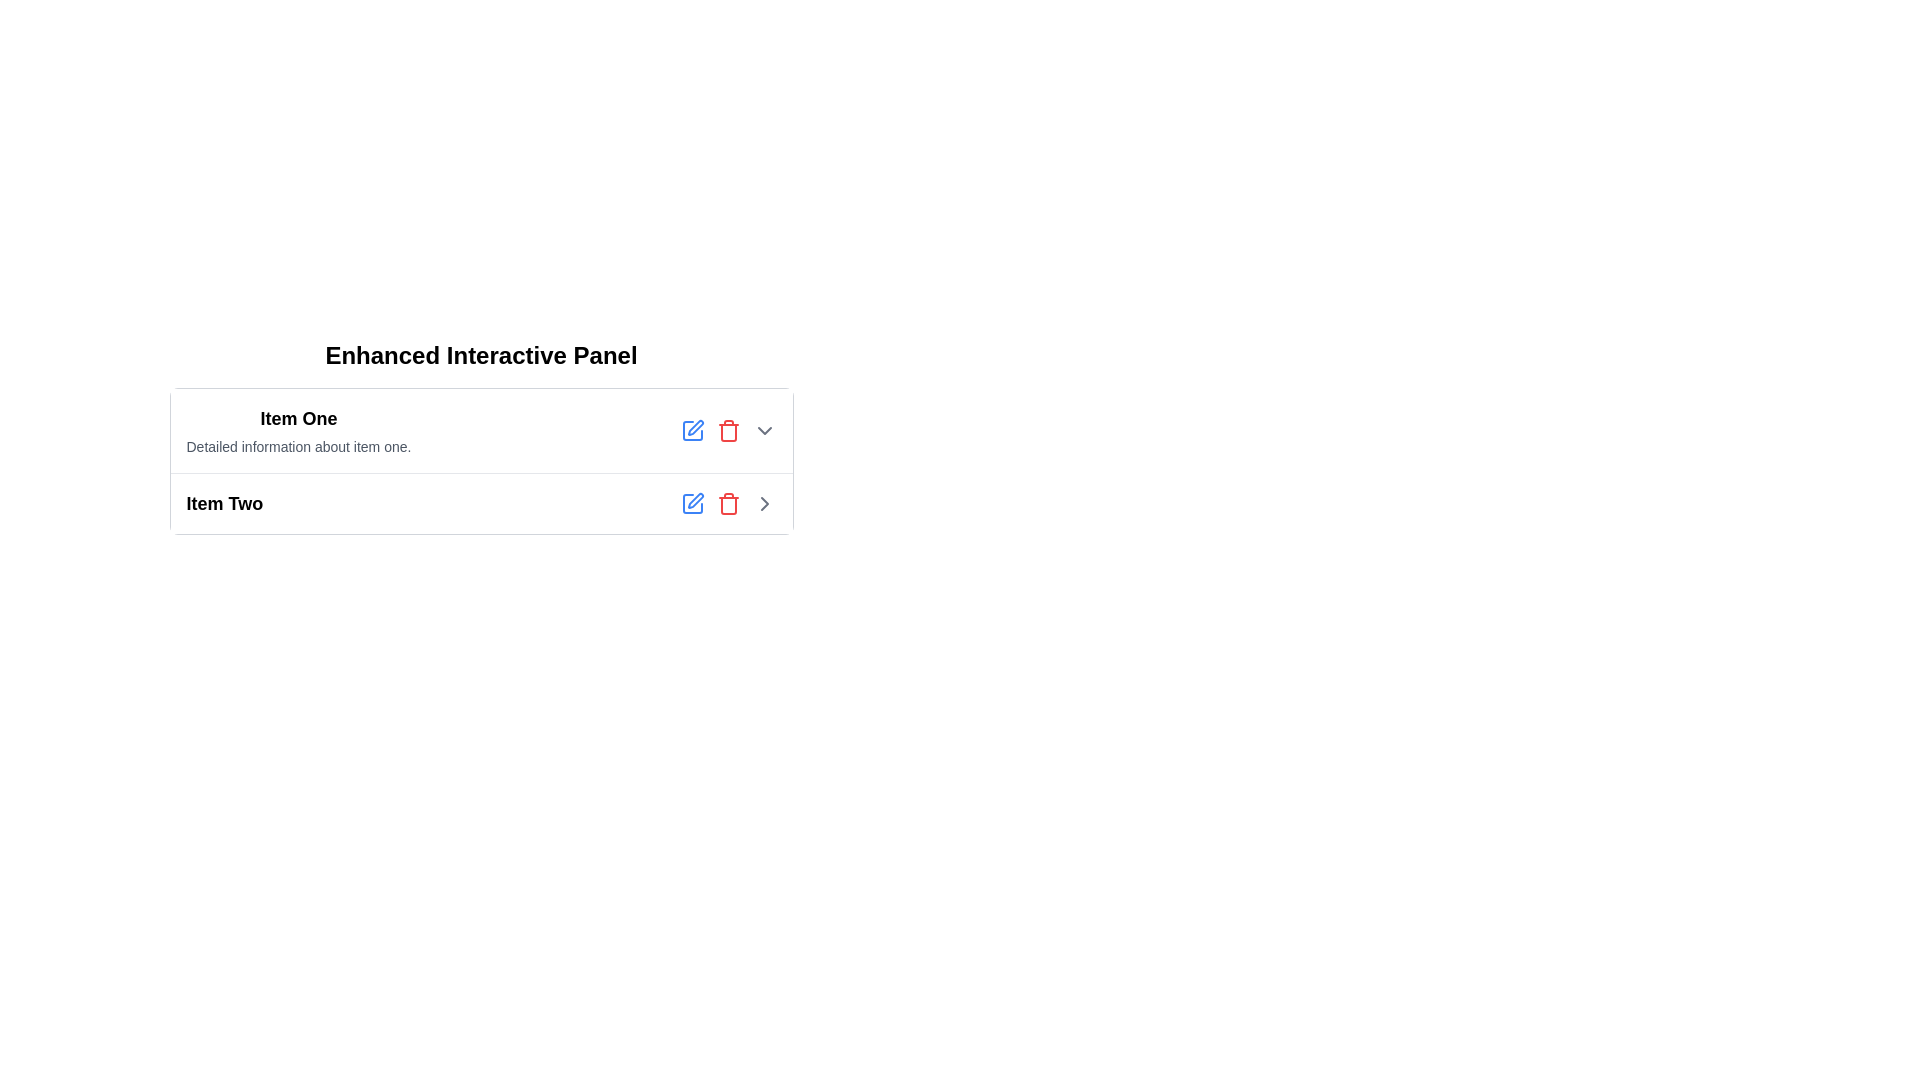  I want to click on the pen-shaped icon located to the right of the 'Item One' text to initiate the edit action, so click(695, 427).